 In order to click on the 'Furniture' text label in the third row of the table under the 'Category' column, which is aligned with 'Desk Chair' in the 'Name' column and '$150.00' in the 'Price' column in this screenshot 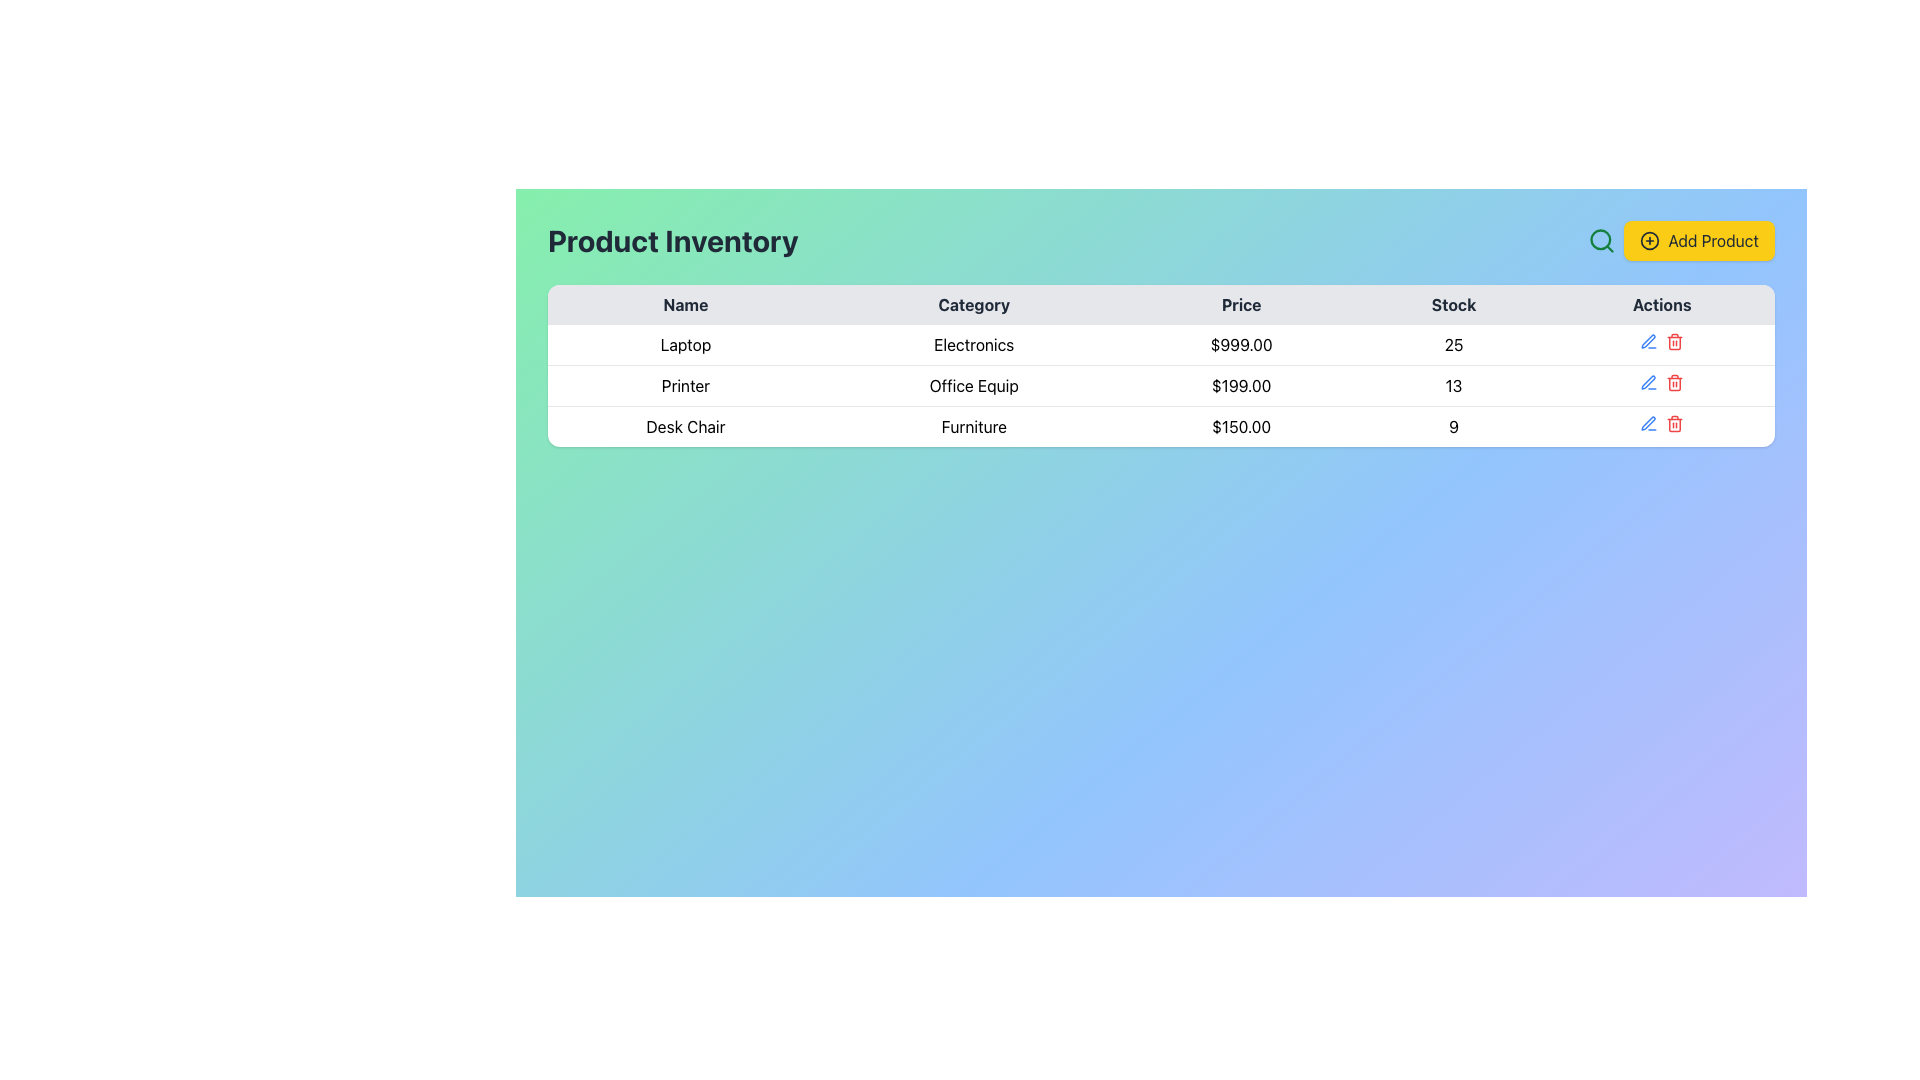, I will do `click(974, 425)`.